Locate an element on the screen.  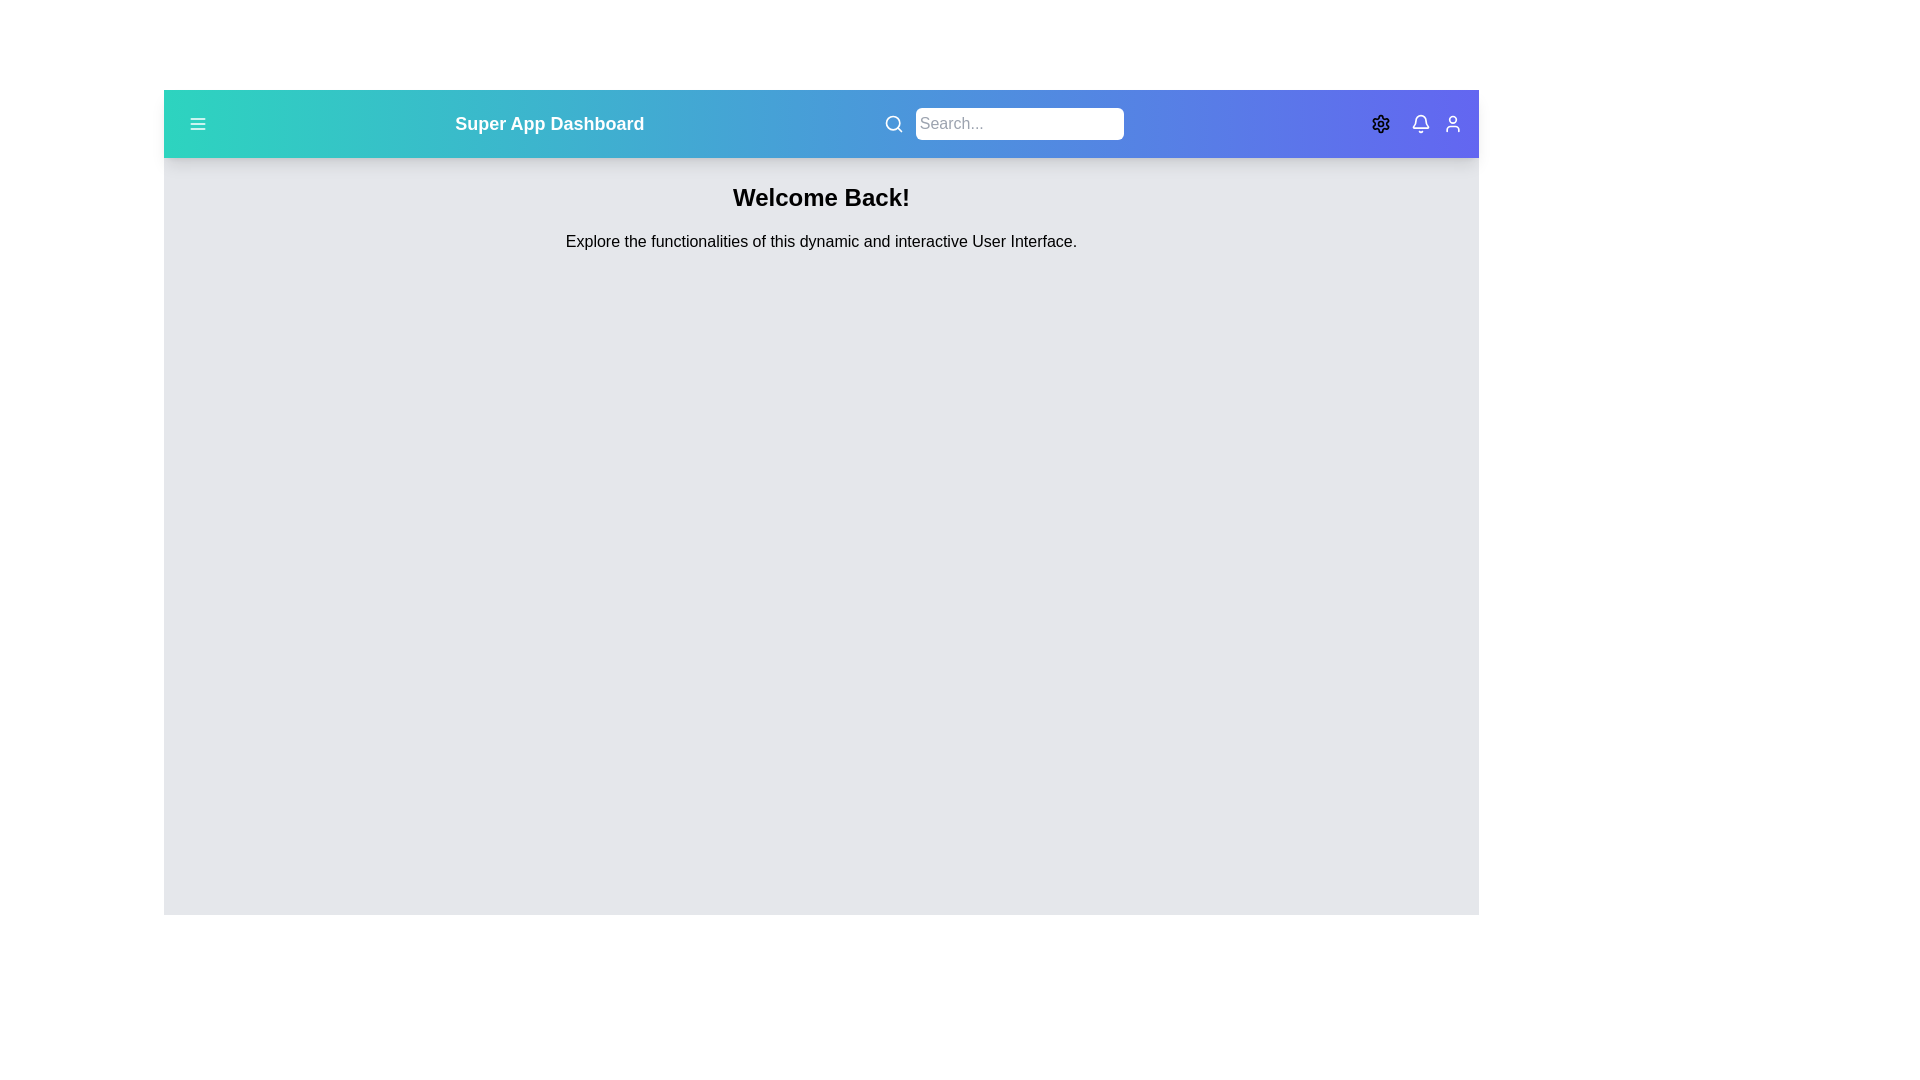
the menu button located at the top-left corner of the app bar is located at coordinates (197, 123).